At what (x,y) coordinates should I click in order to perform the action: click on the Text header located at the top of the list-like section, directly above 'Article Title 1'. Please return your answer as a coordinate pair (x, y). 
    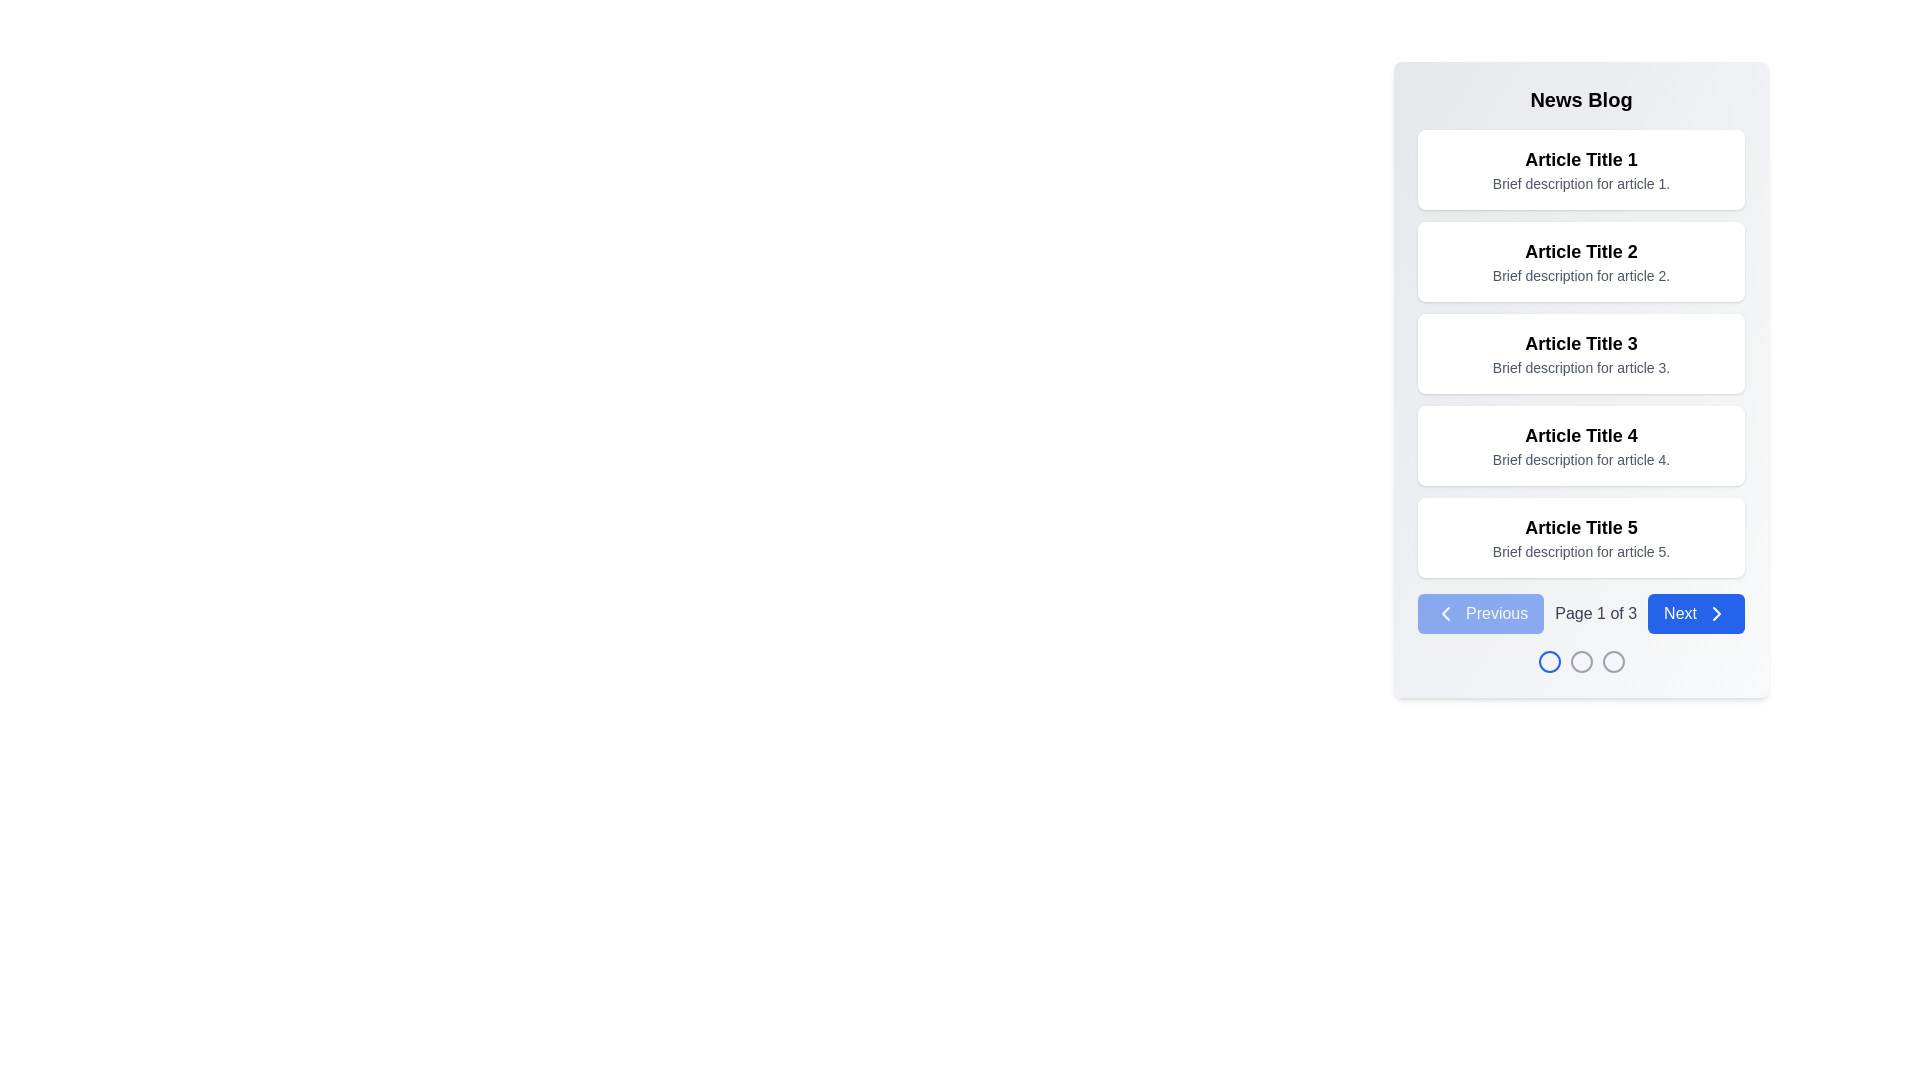
    Looking at the image, I should click on (1580, 100).